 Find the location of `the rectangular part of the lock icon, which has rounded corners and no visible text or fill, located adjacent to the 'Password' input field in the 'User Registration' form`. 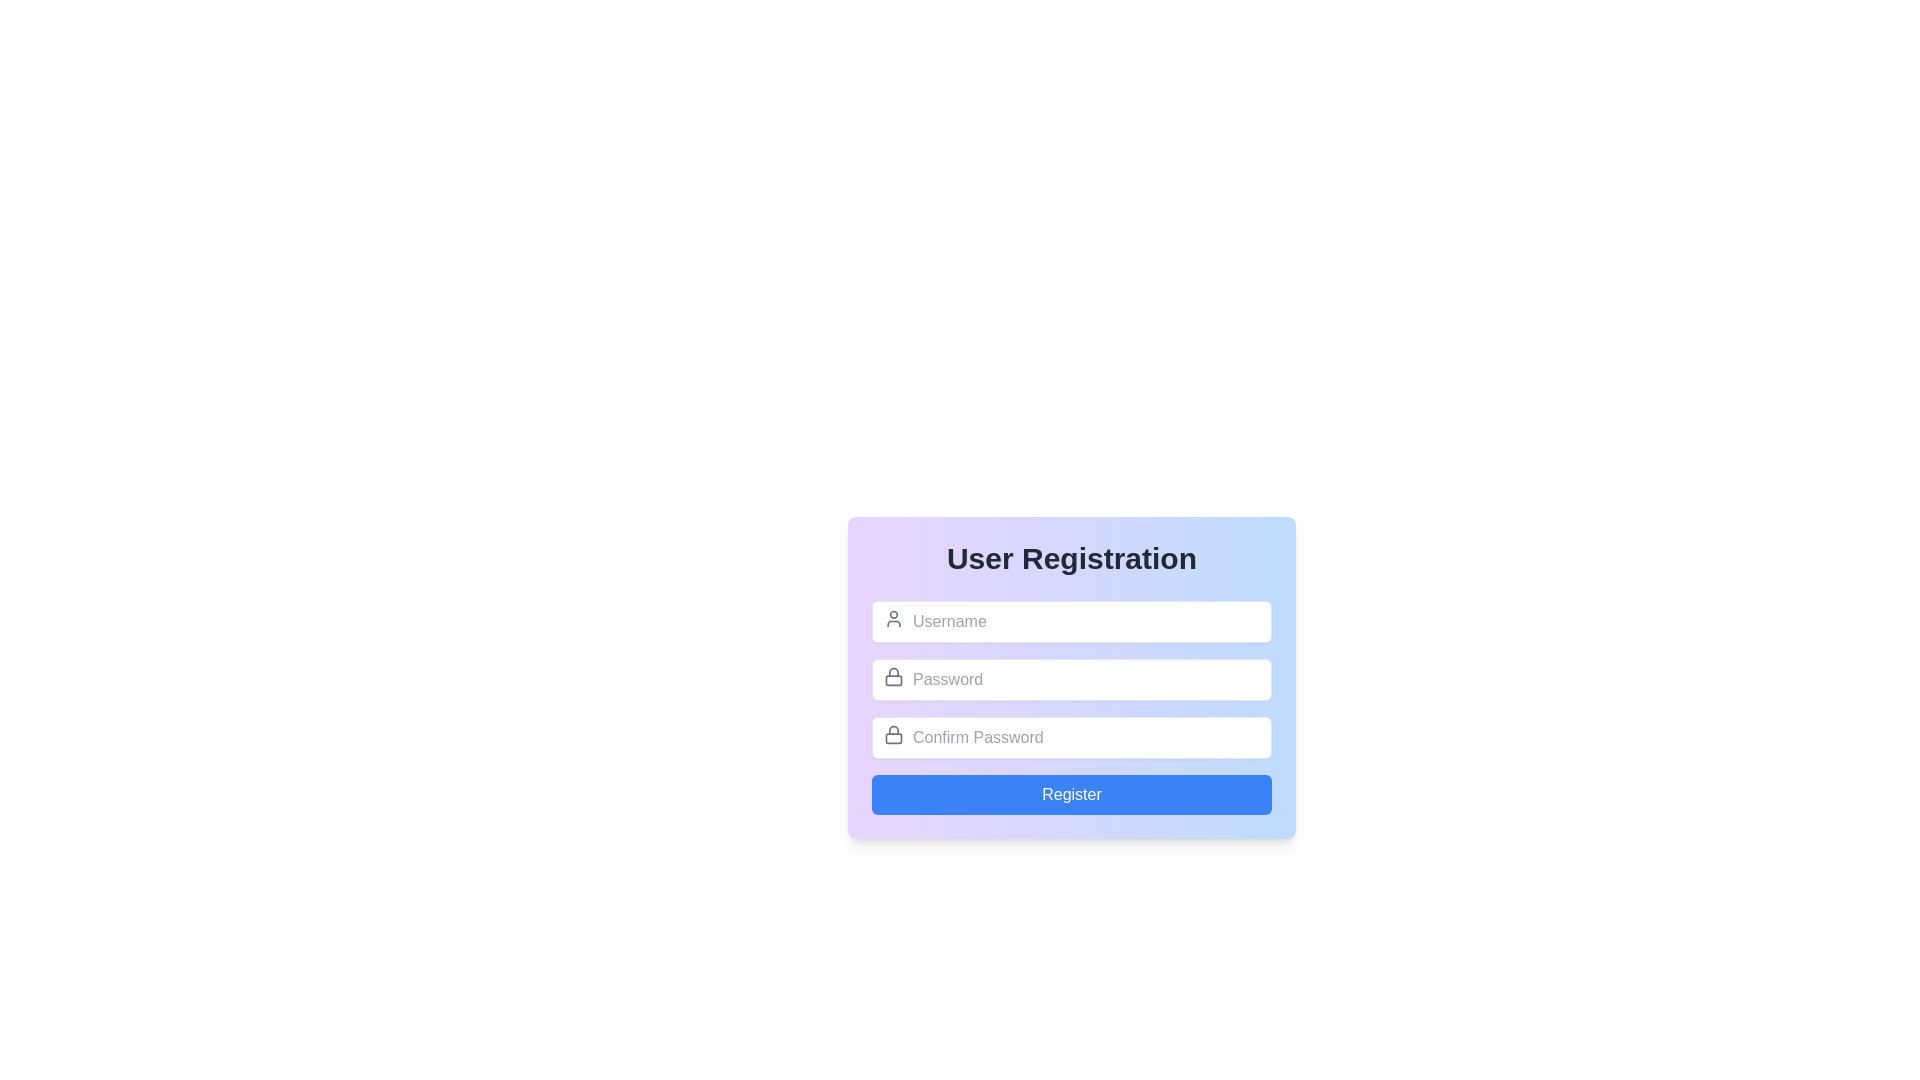

the rectangular part of the lock icon, which has rounded corners and no visible text or fill, located adjacent to the 'Password' input field in the 'User Registration' form is located at coordinates (892, 678).